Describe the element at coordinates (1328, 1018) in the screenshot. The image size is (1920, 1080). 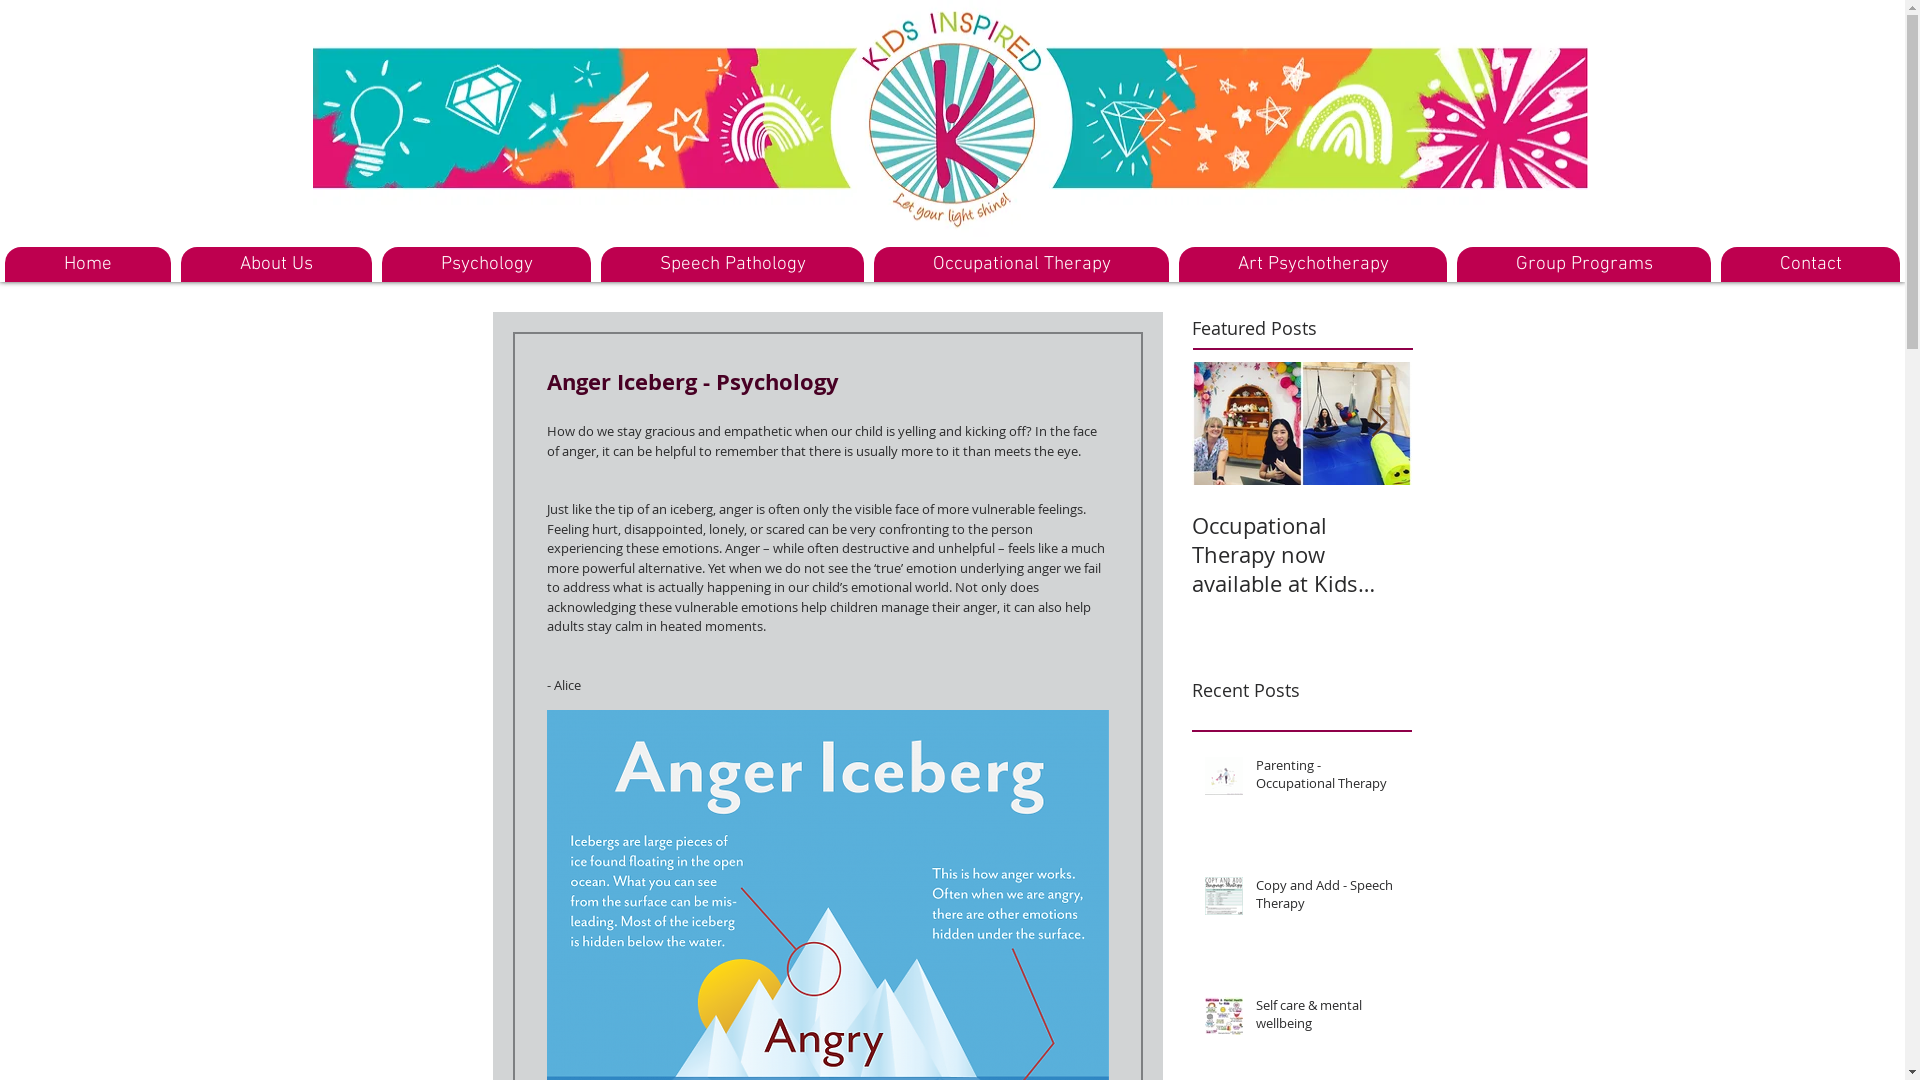
I see `'Self care & mental wellbeing'` at that location.